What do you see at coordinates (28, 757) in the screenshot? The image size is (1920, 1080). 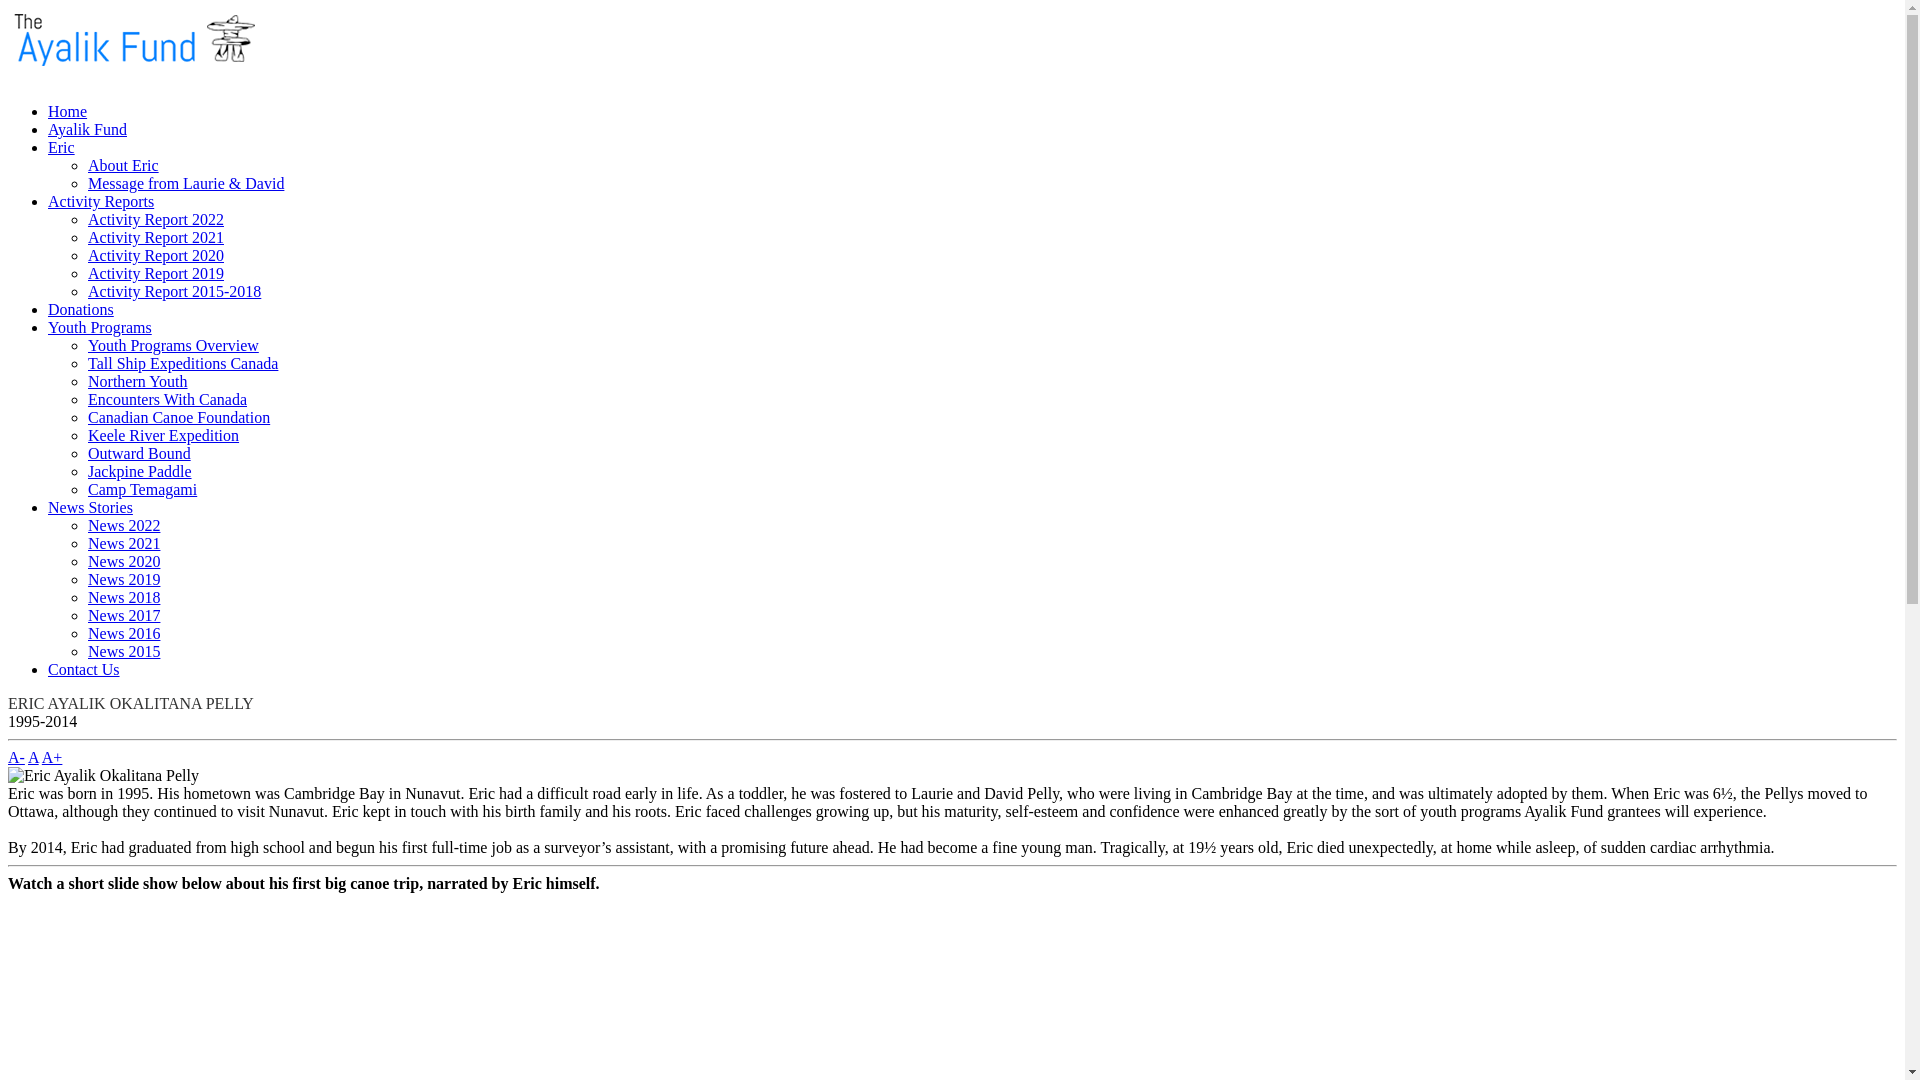 I see `'A'` at bounding box center [28, 757].